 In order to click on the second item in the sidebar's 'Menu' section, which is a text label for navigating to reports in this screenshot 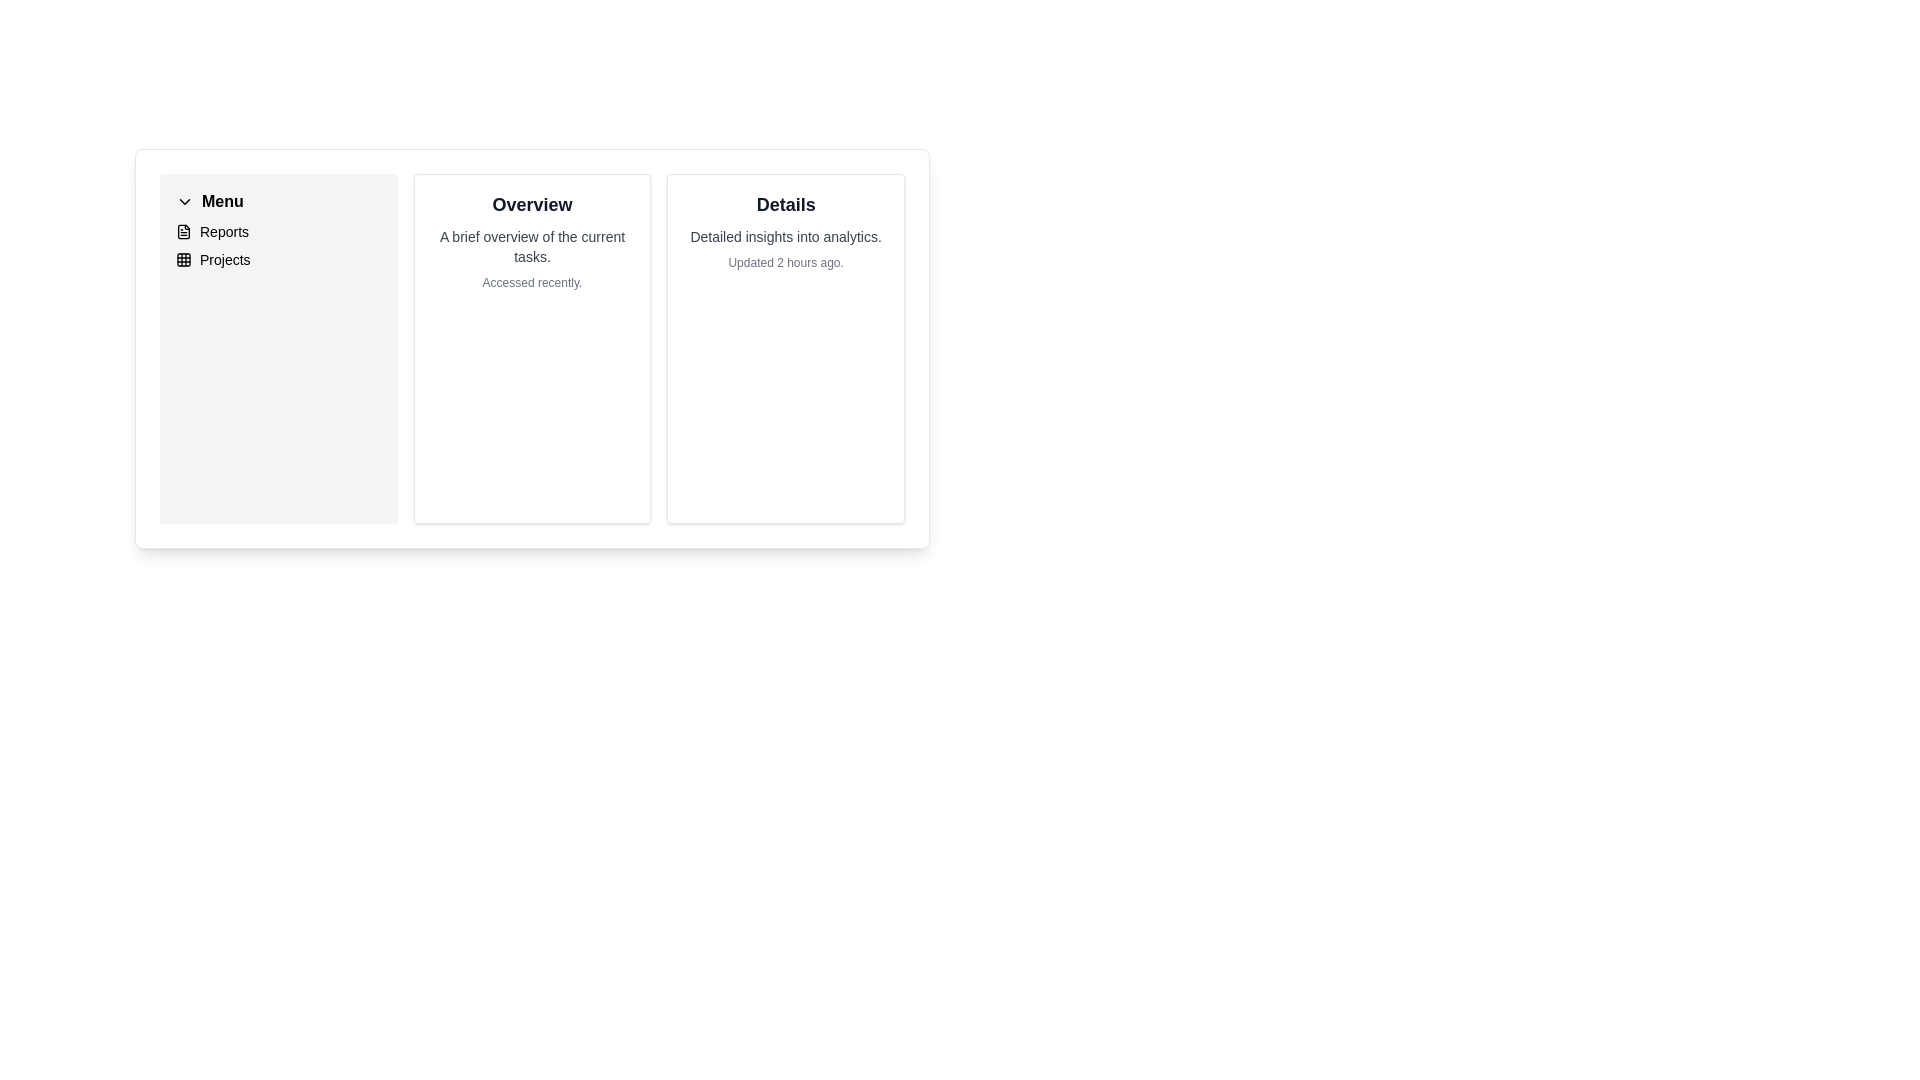, I will do `click(224, 230)`.